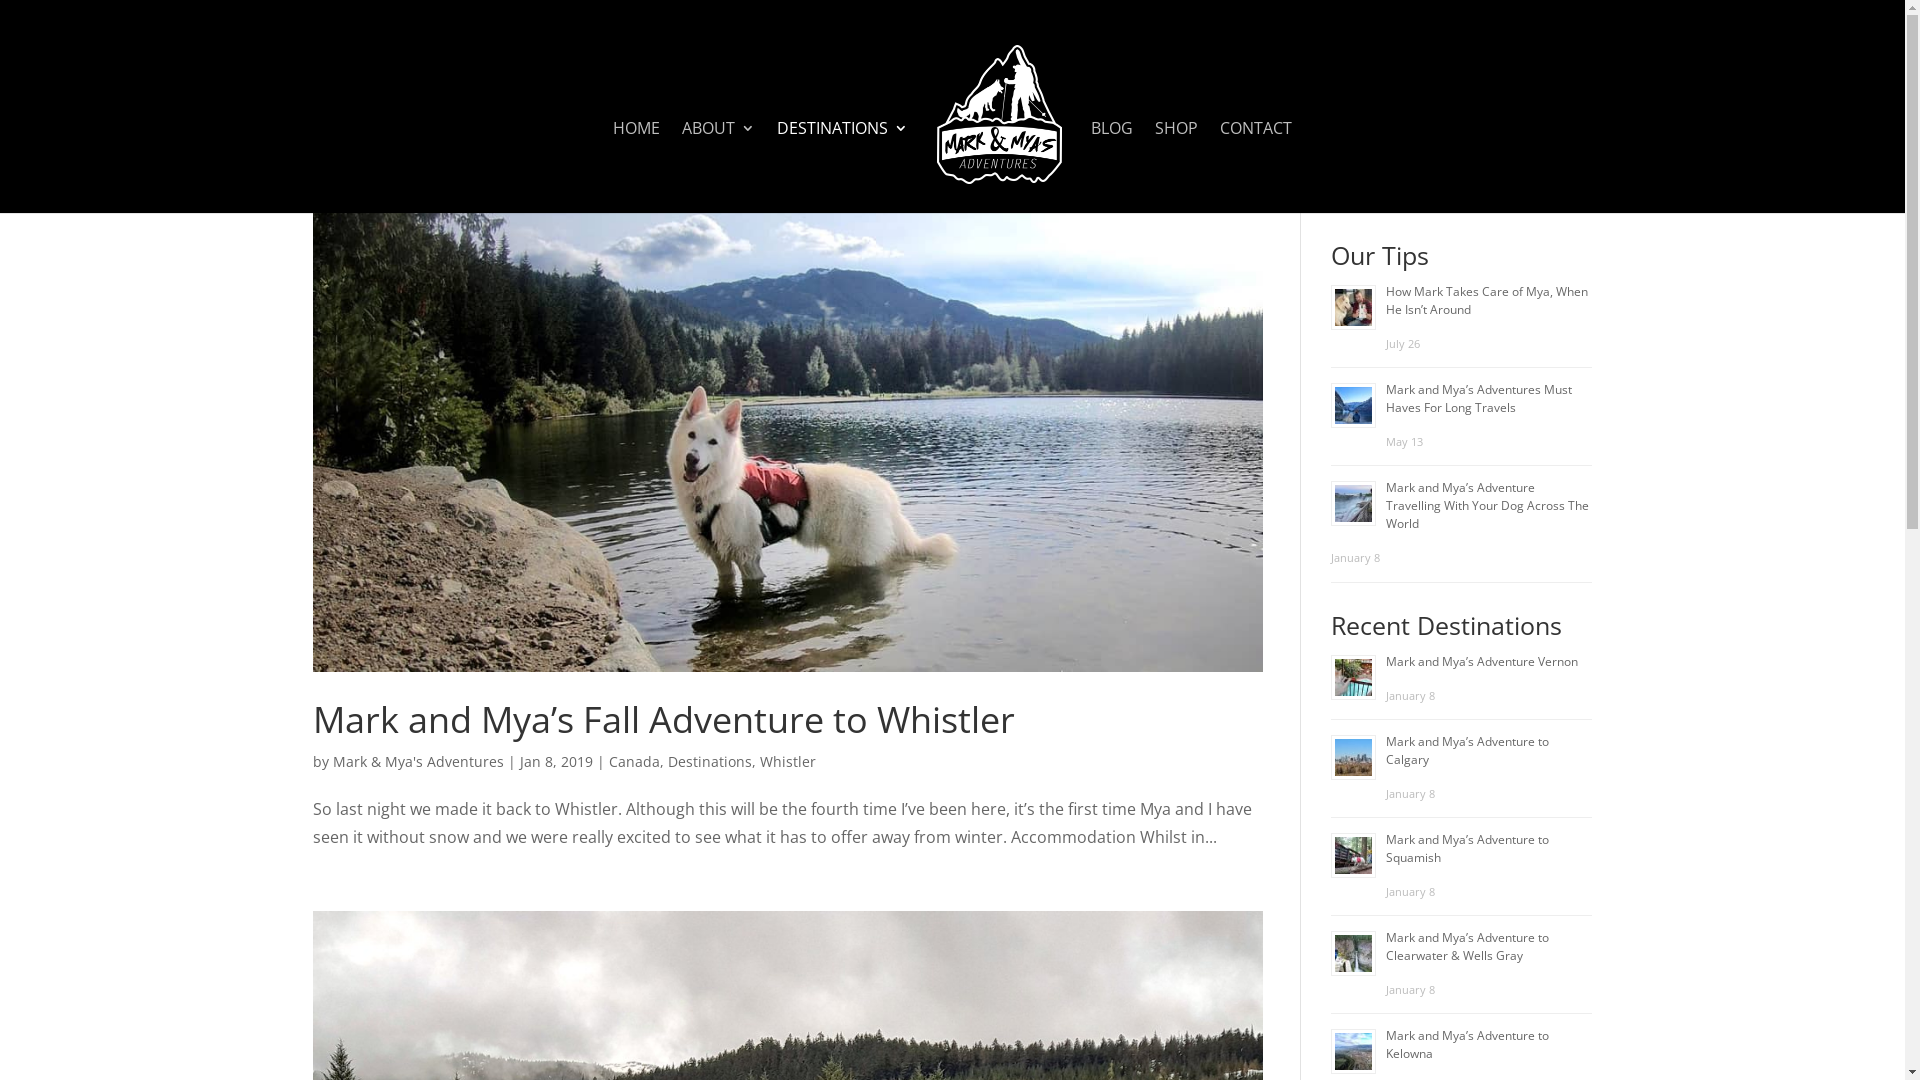 Image resolution: width=1920 pixels, height=1080 pixels. What do you see at coordinates (1555, 192) in the screenshot?
I see `'Search'` at bounding box center [1555, 192].